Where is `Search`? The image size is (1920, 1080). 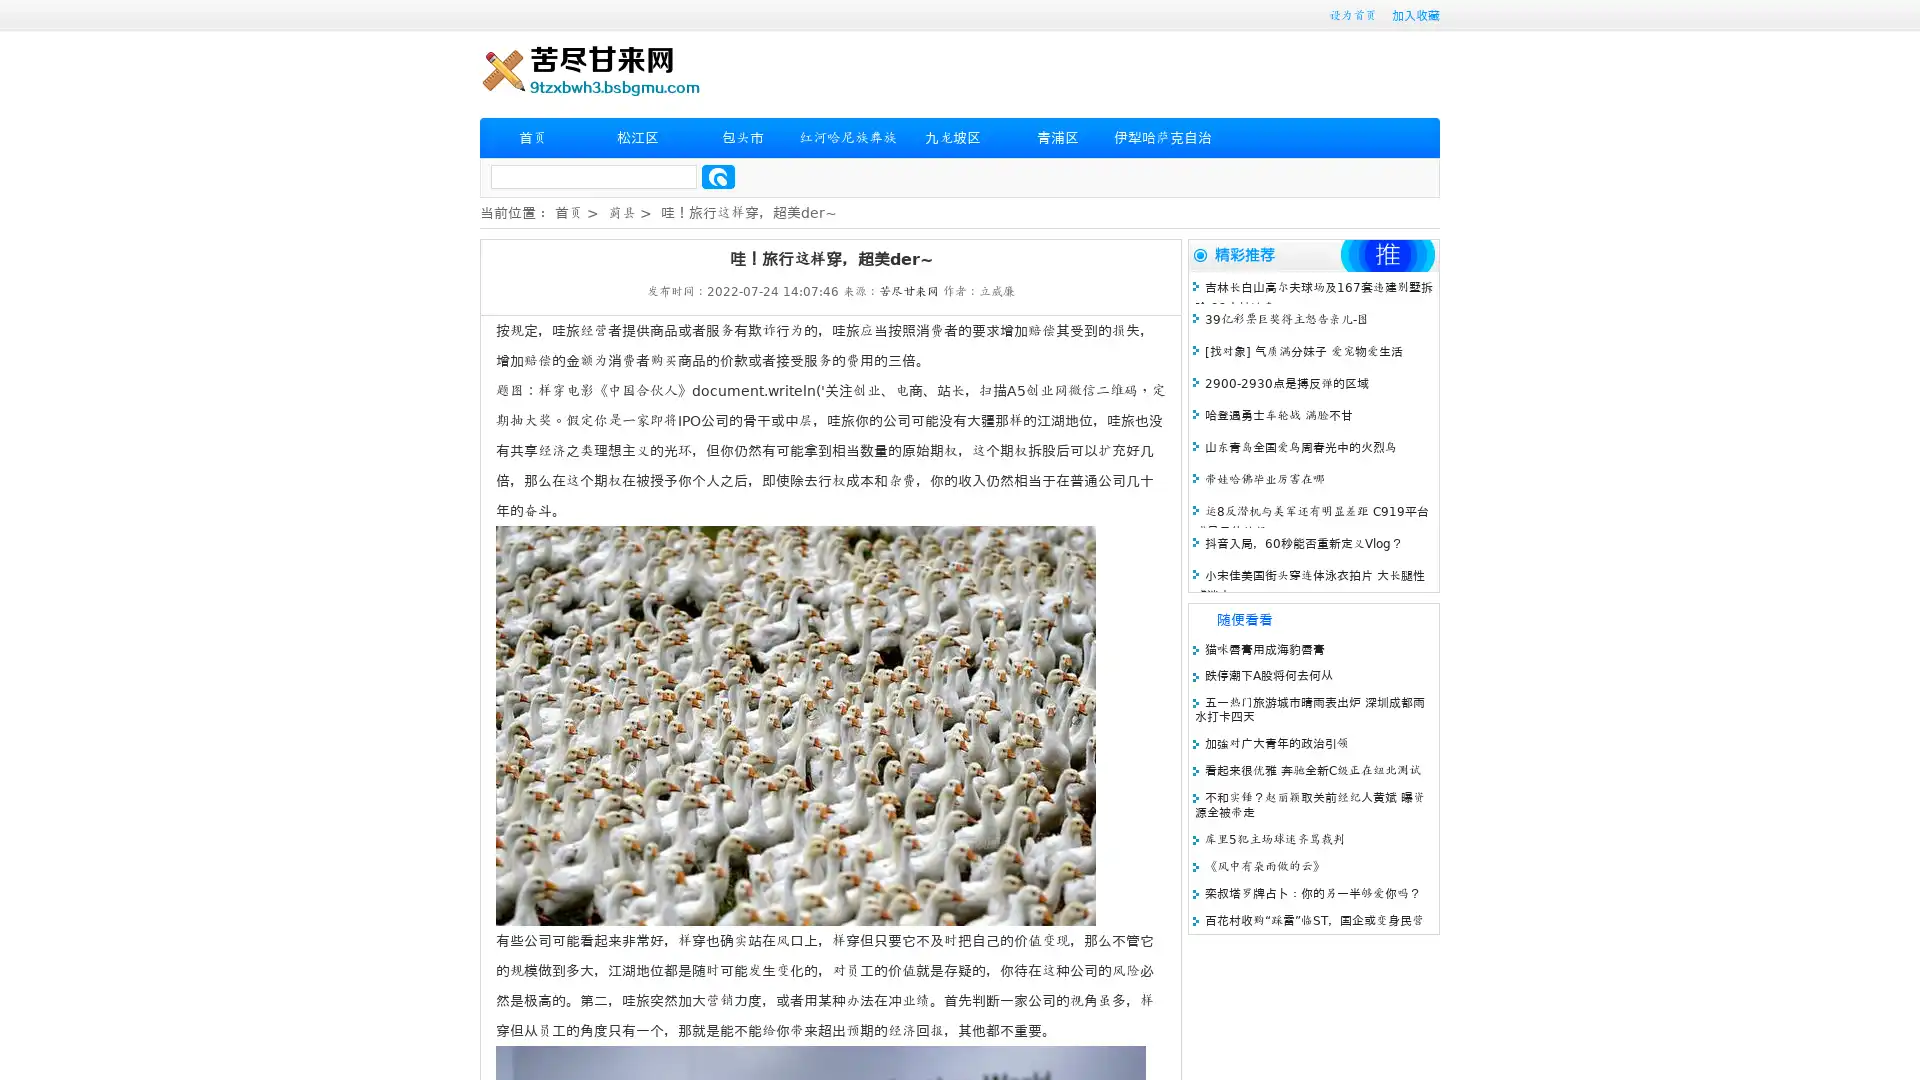
Search is located at coordinates (718, 176).